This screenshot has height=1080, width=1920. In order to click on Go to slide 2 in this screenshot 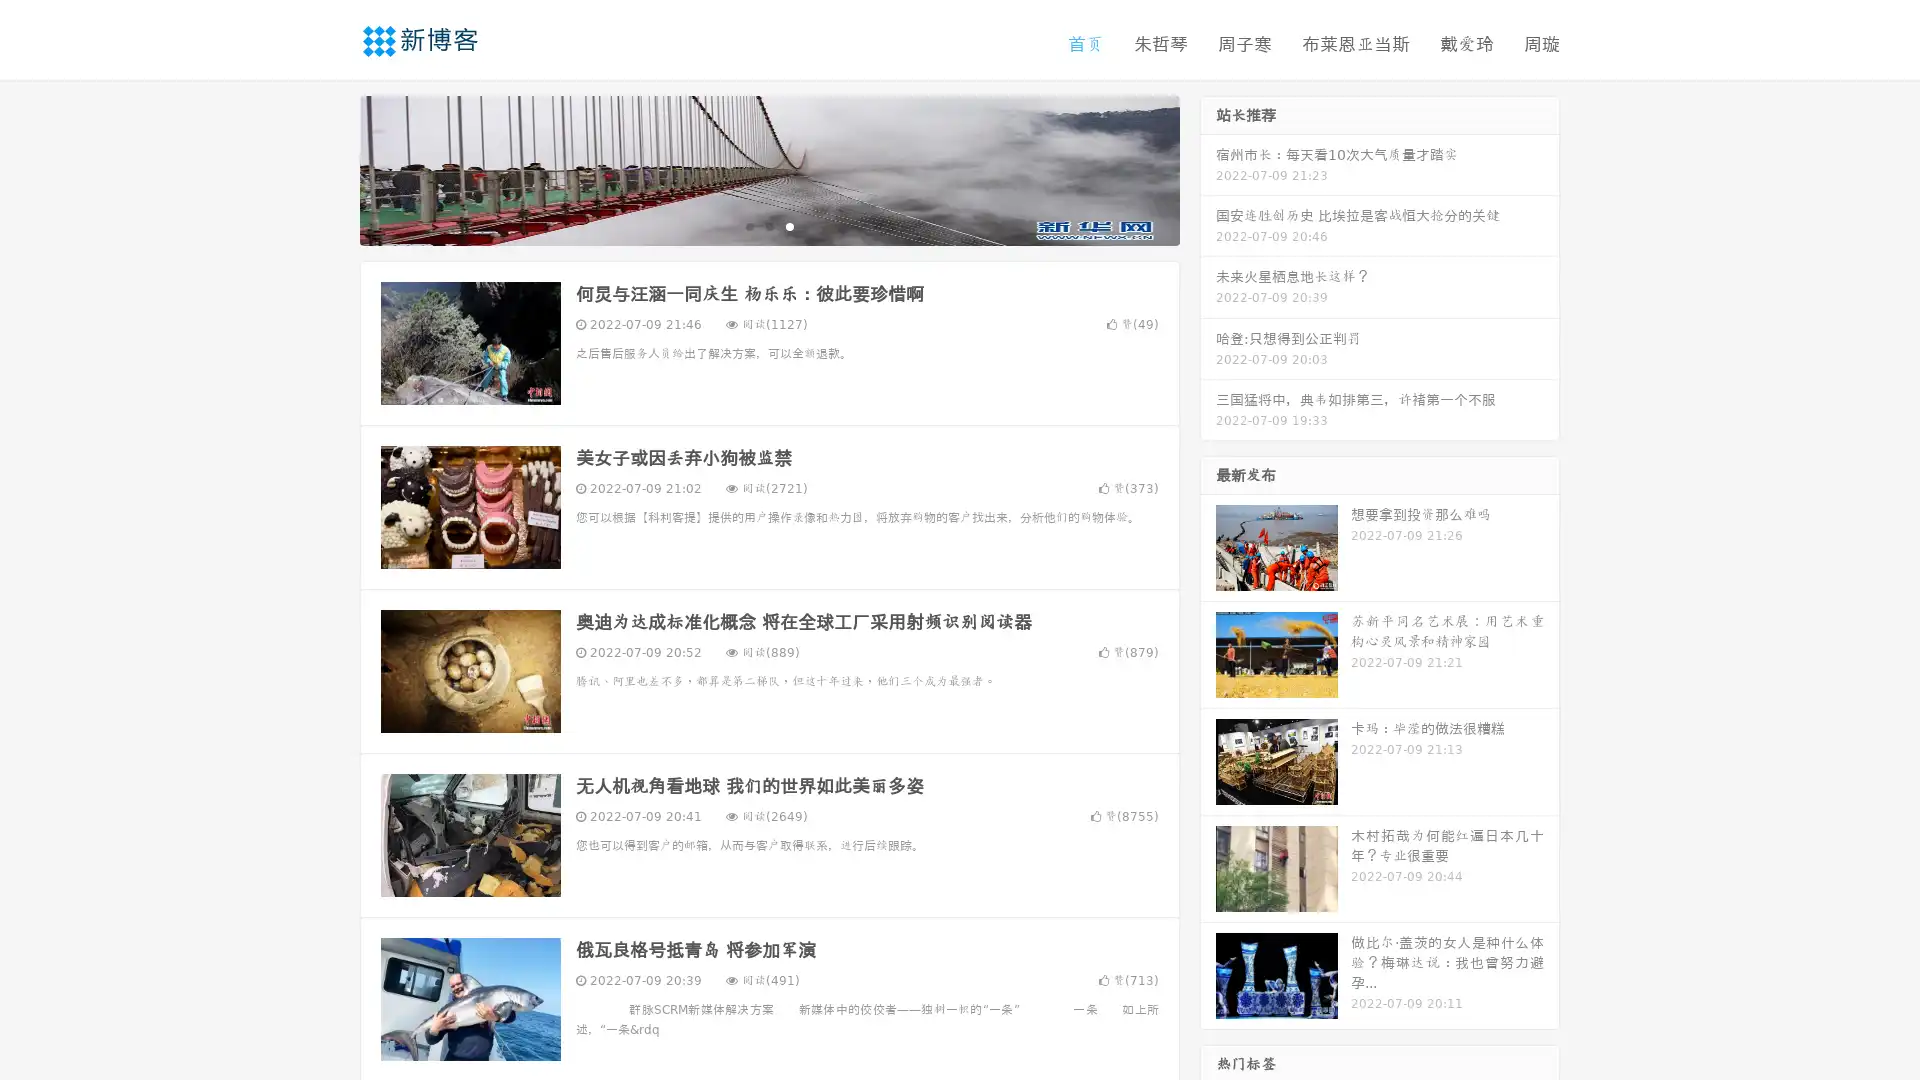, I will do `click(768, 225)`.